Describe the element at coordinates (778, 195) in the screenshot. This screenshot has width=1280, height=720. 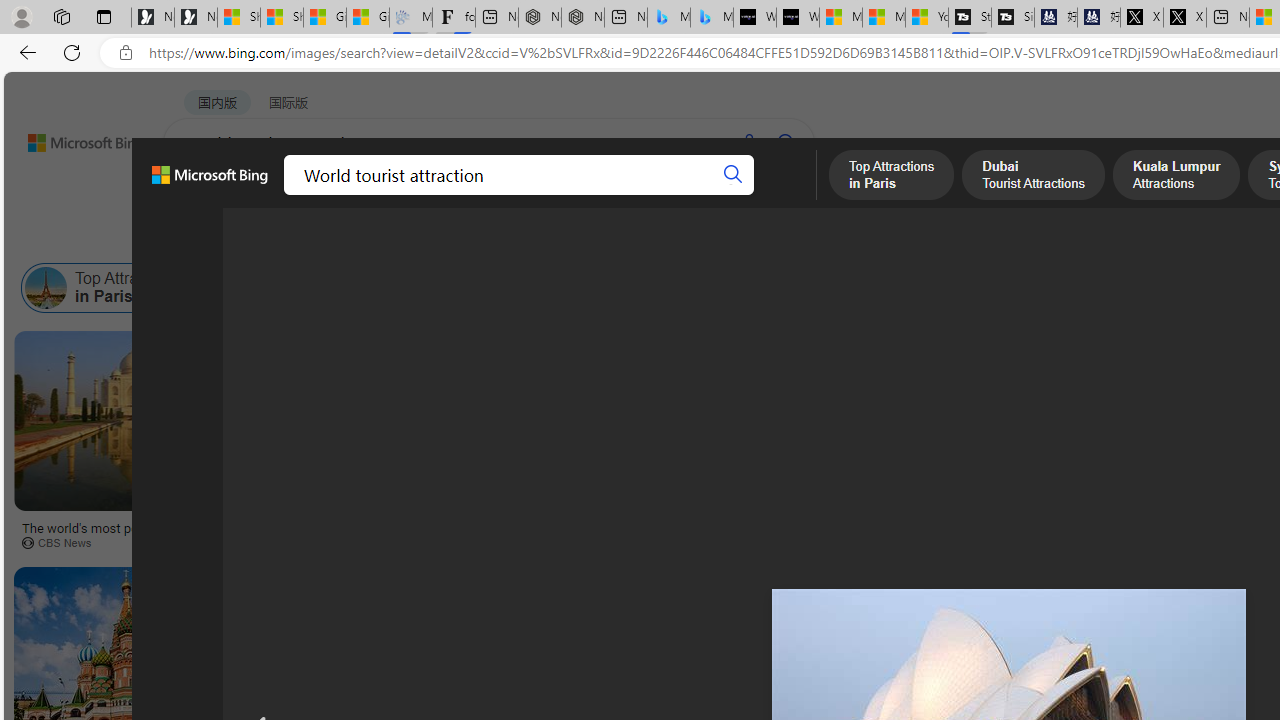
I see `'MORE'` at that location.